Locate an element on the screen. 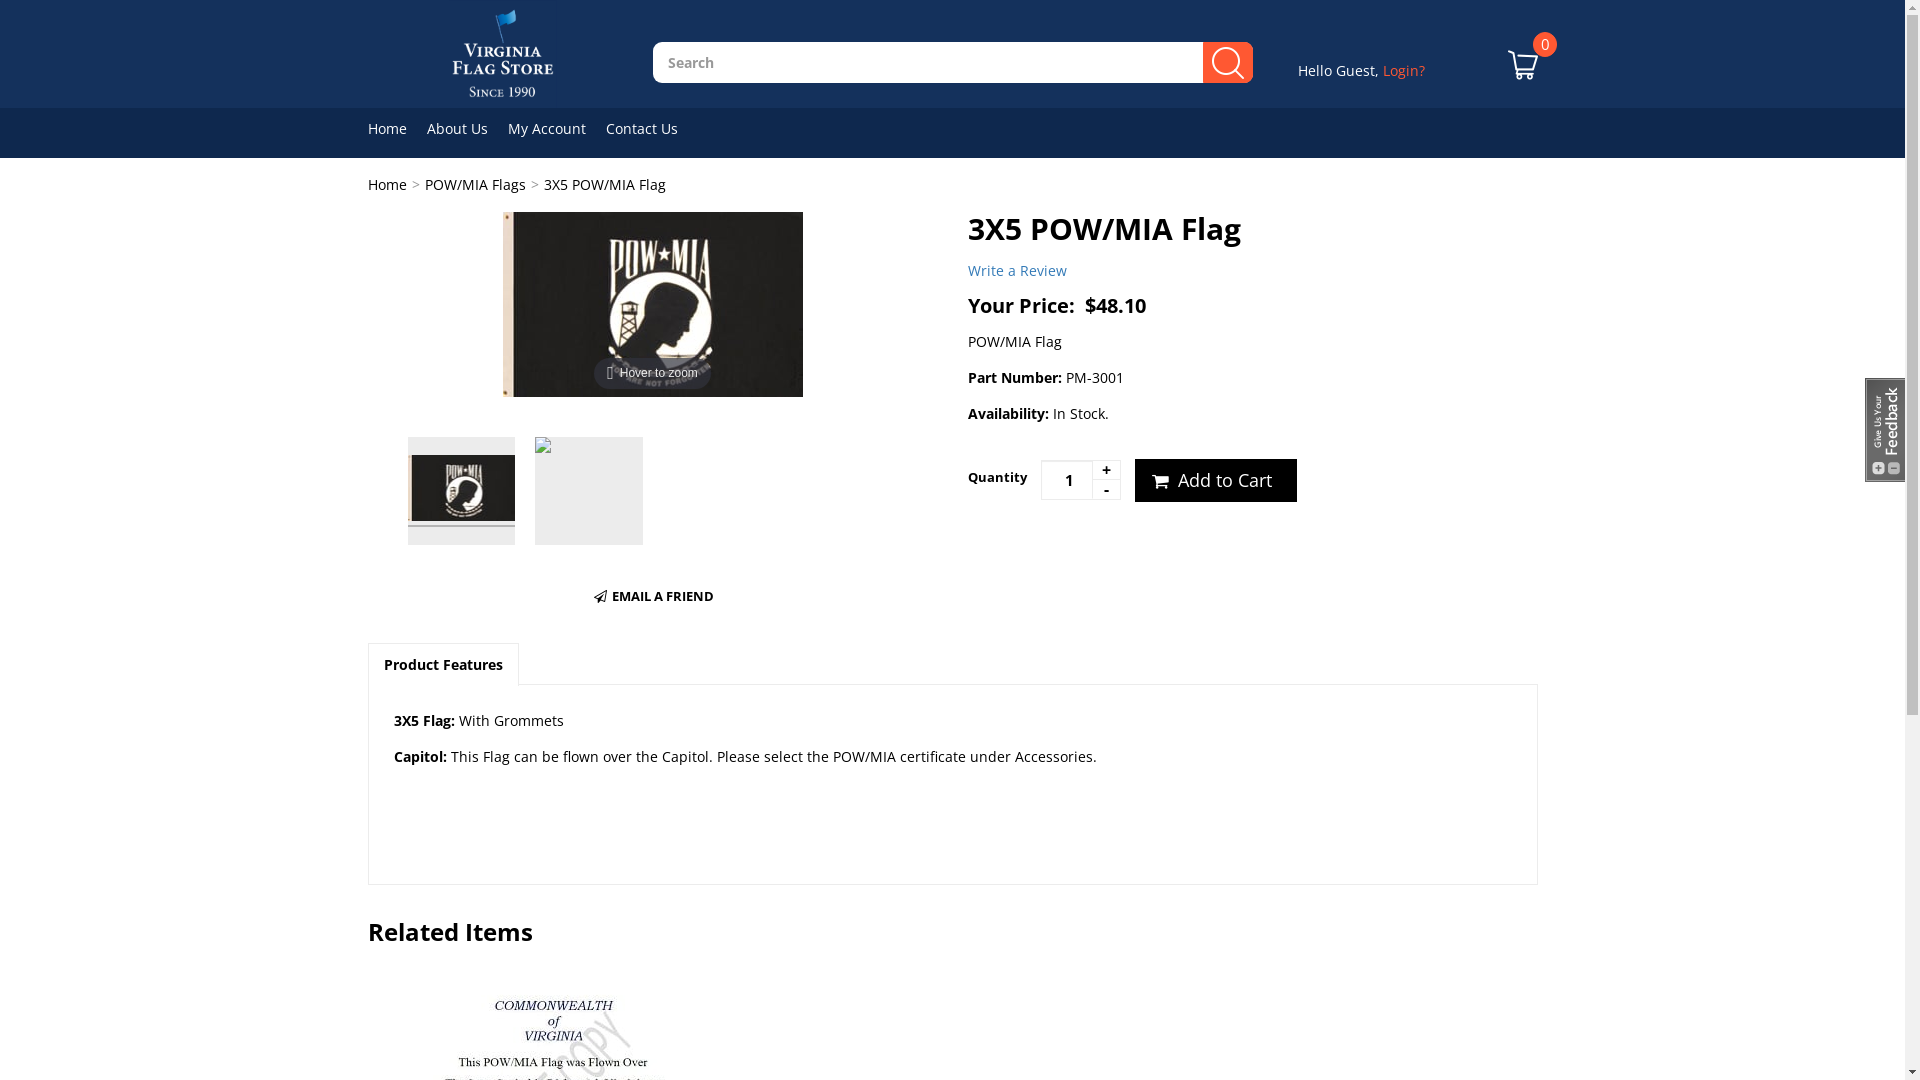 The width and height of the screenshot is (1920, 1080). 'Contact Us' is located at coordinates (652, 128).